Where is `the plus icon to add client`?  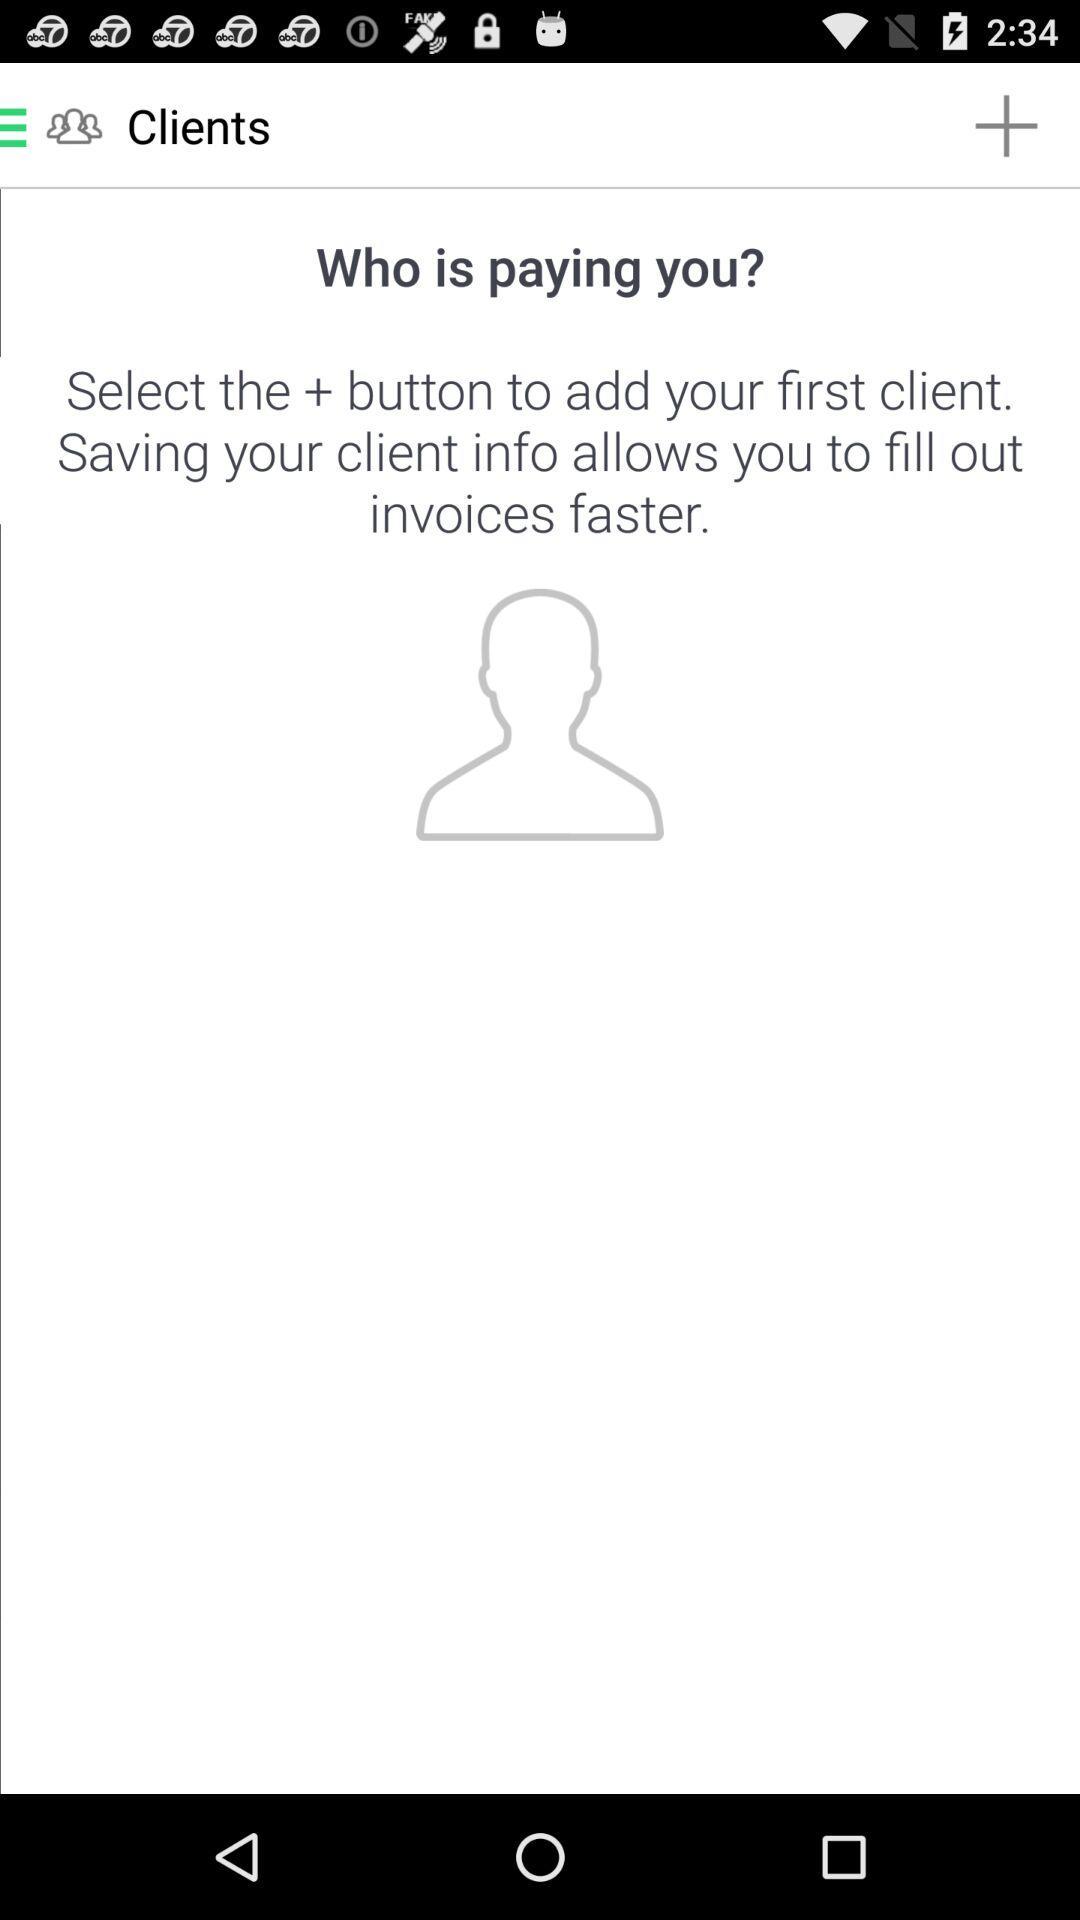 the plus icon to add client is located at coordinates (540, 991).